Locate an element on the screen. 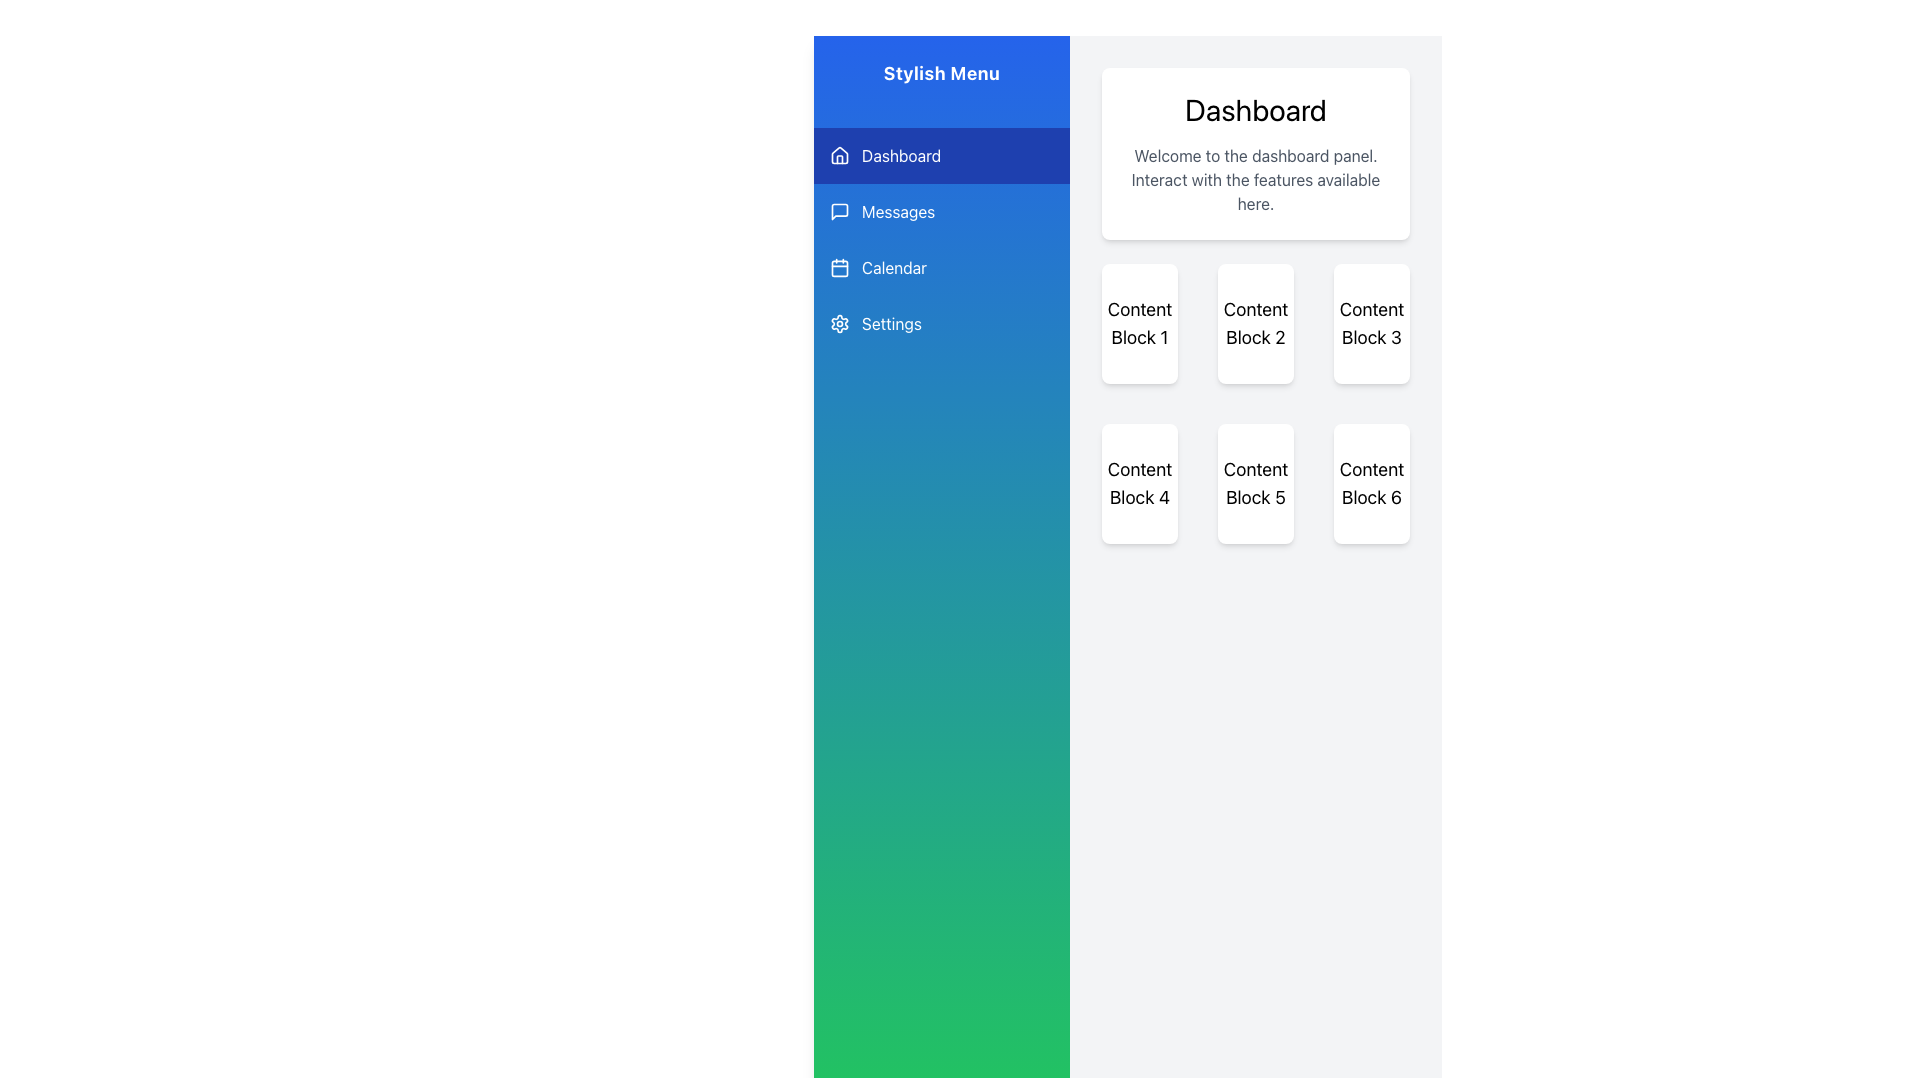 The width and height of the screenshot is (1920, 1080). the 'Messages' menu item icon, which is a small speech bubble shape located to the left of the 'Messages' text label is located at coordinates (840, 212).